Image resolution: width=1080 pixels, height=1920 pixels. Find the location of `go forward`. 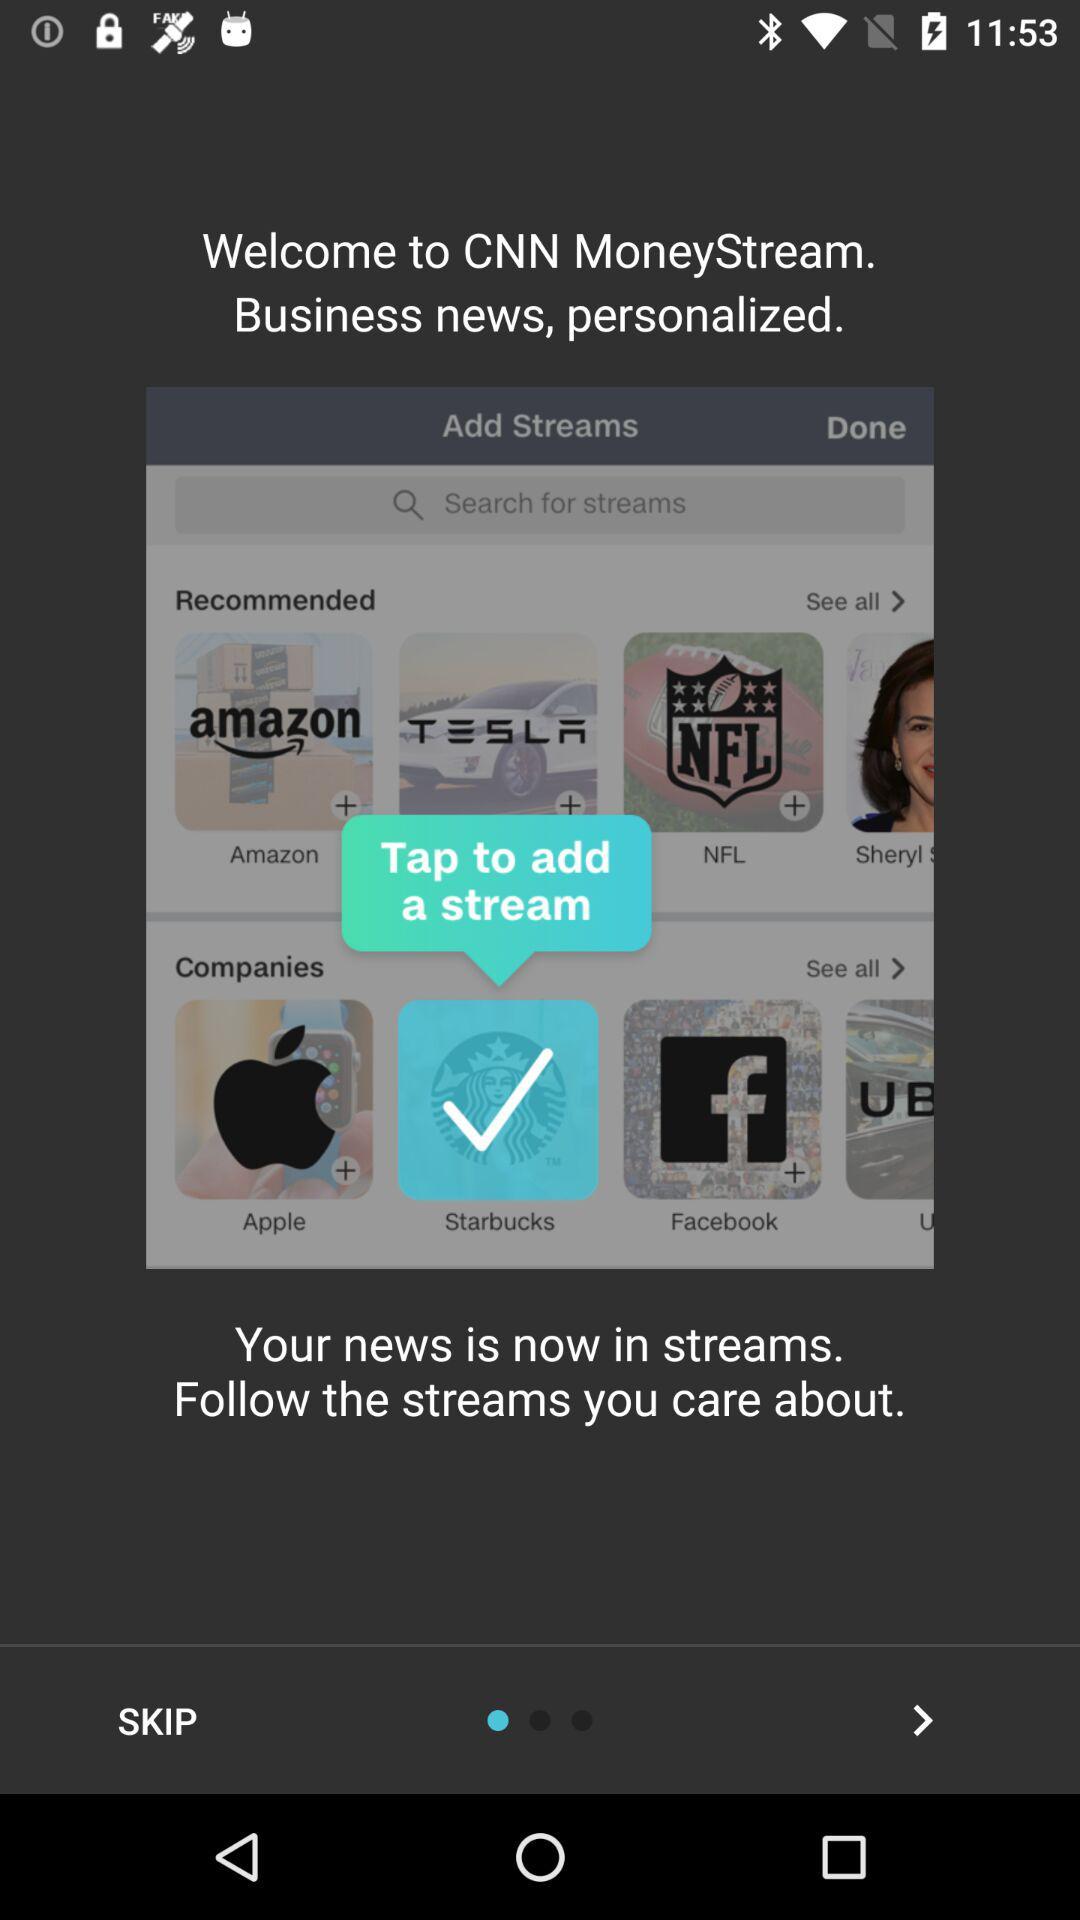

go forward is located at coordinates (922, 1719).